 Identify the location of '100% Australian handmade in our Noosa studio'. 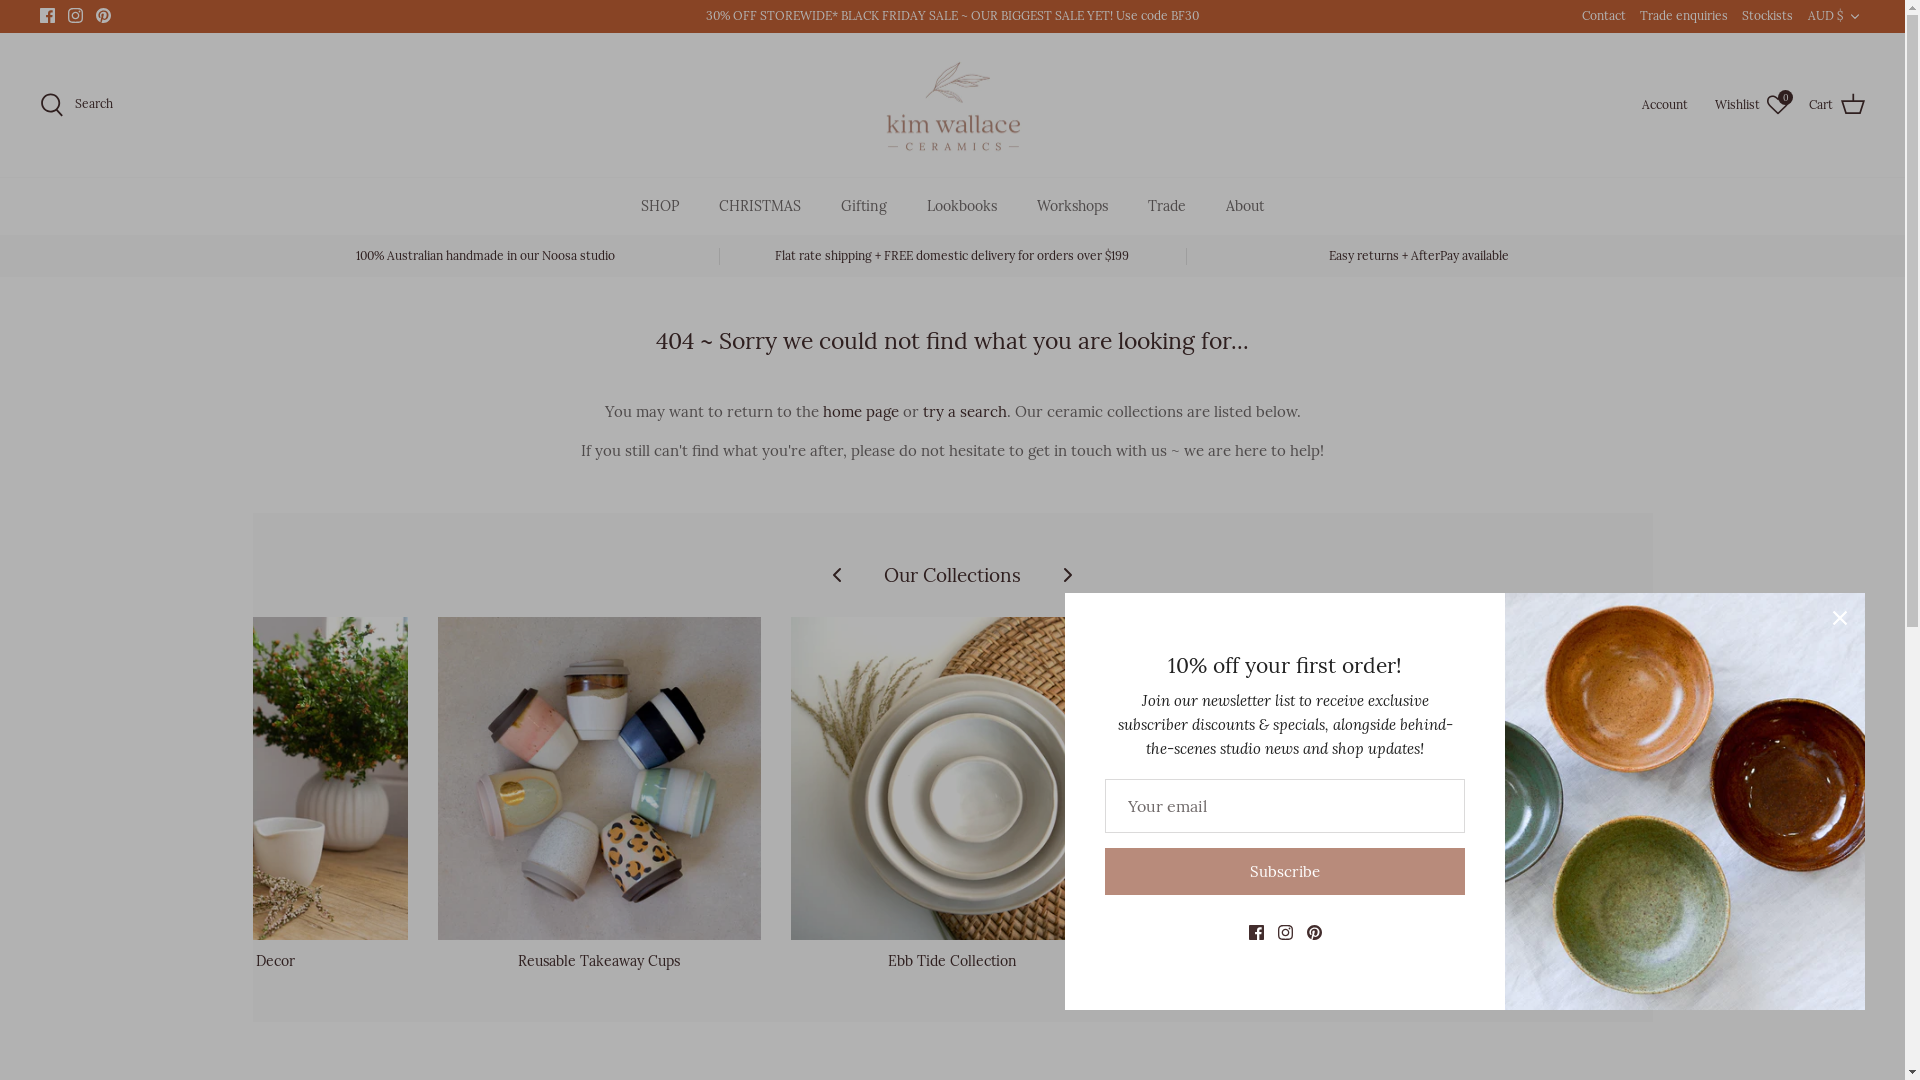
(485, 255).